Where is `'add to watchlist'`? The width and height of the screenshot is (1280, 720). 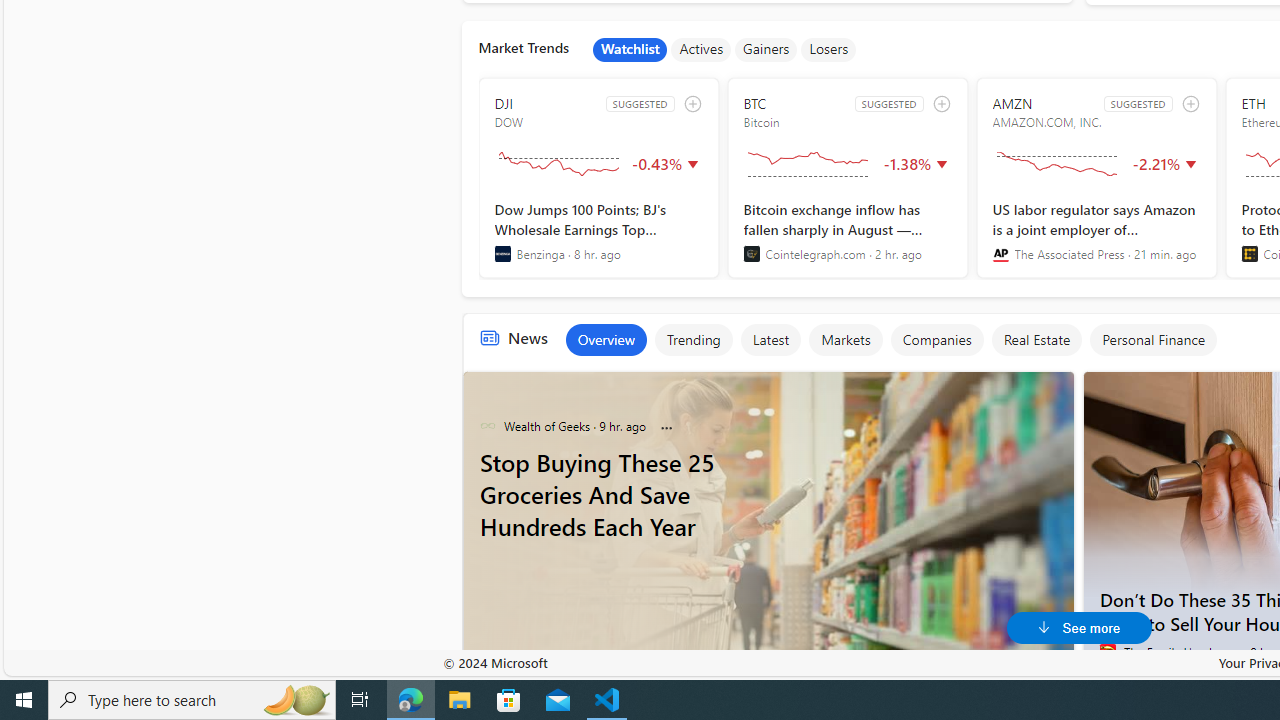 'add to watchlist' is located at coordinates (1190, 104).